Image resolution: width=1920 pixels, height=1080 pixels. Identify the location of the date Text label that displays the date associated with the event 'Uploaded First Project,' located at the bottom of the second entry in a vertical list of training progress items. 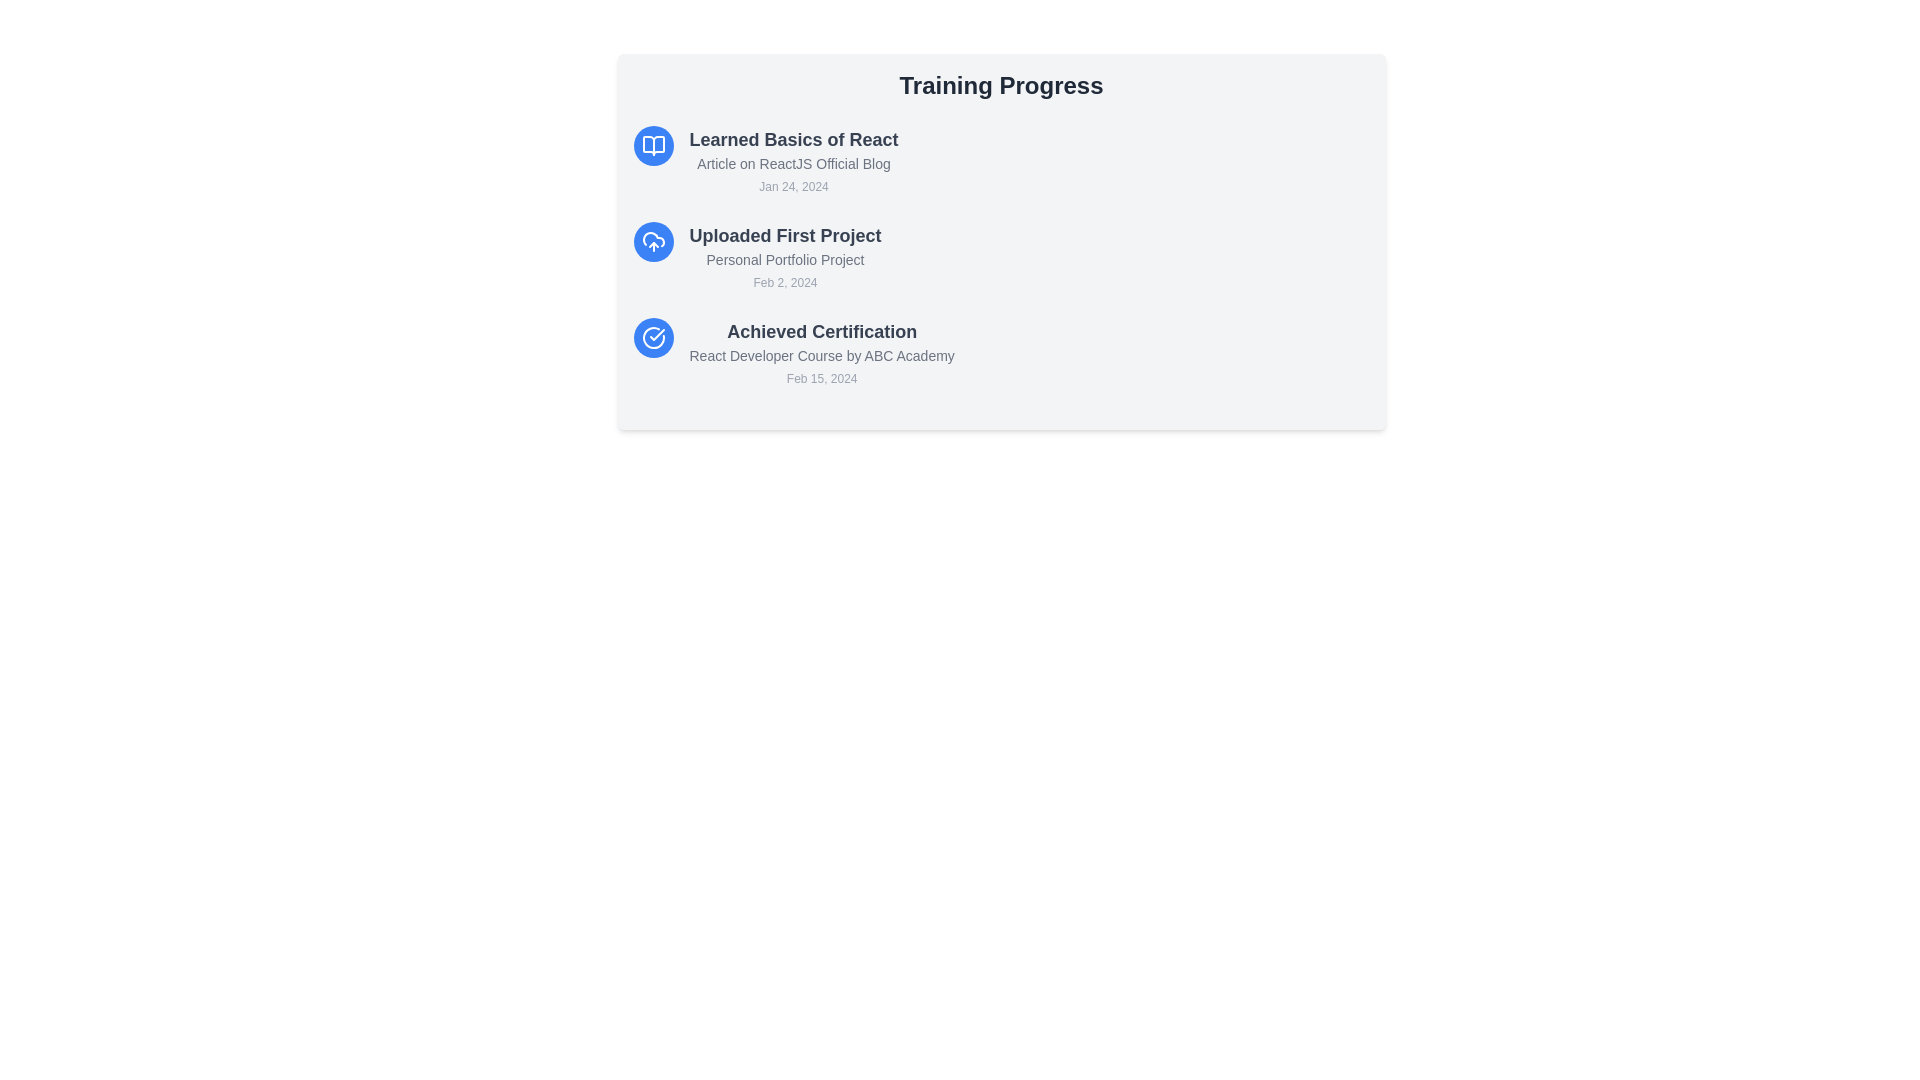
(784, 282).